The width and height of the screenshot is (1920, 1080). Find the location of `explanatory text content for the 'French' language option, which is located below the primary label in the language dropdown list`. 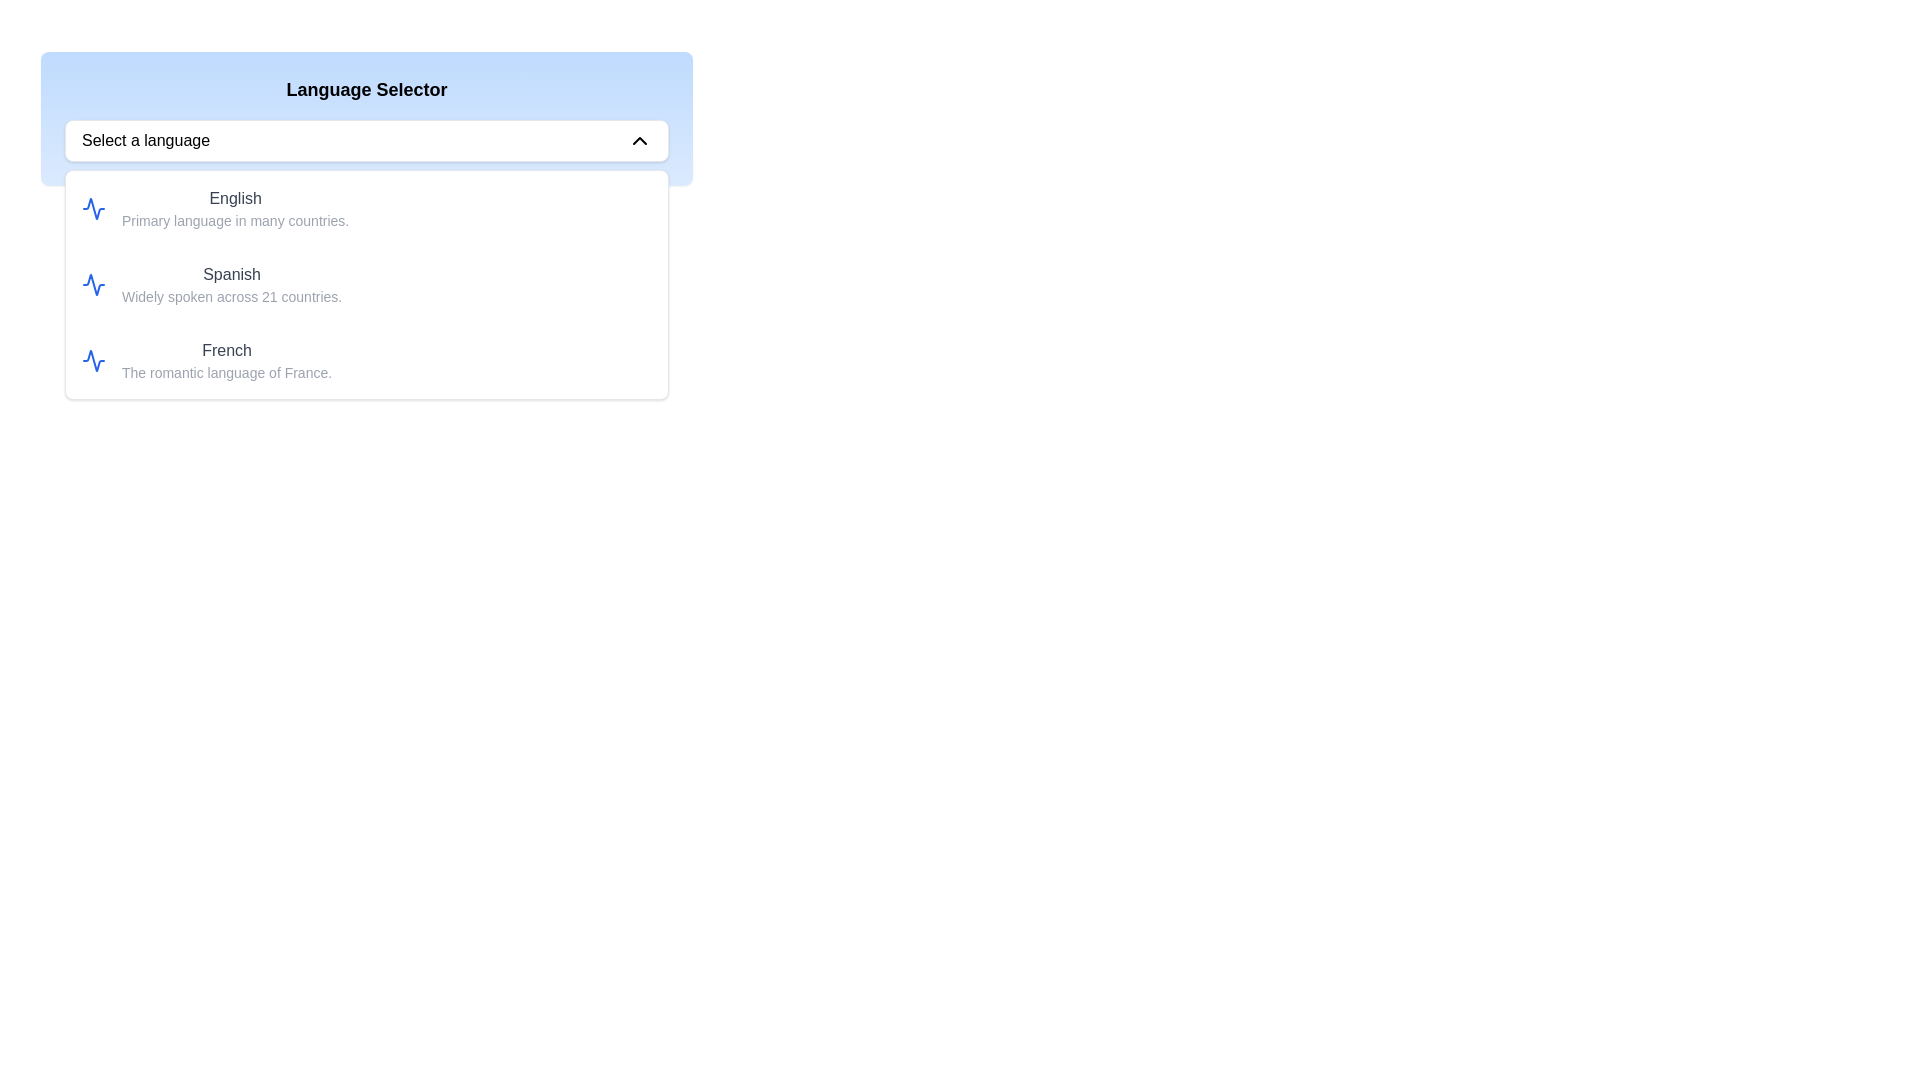

explanatory text content for the 'French' language option, which is located below the primary label in the language dropdown list is located at coordinates (227, 373).